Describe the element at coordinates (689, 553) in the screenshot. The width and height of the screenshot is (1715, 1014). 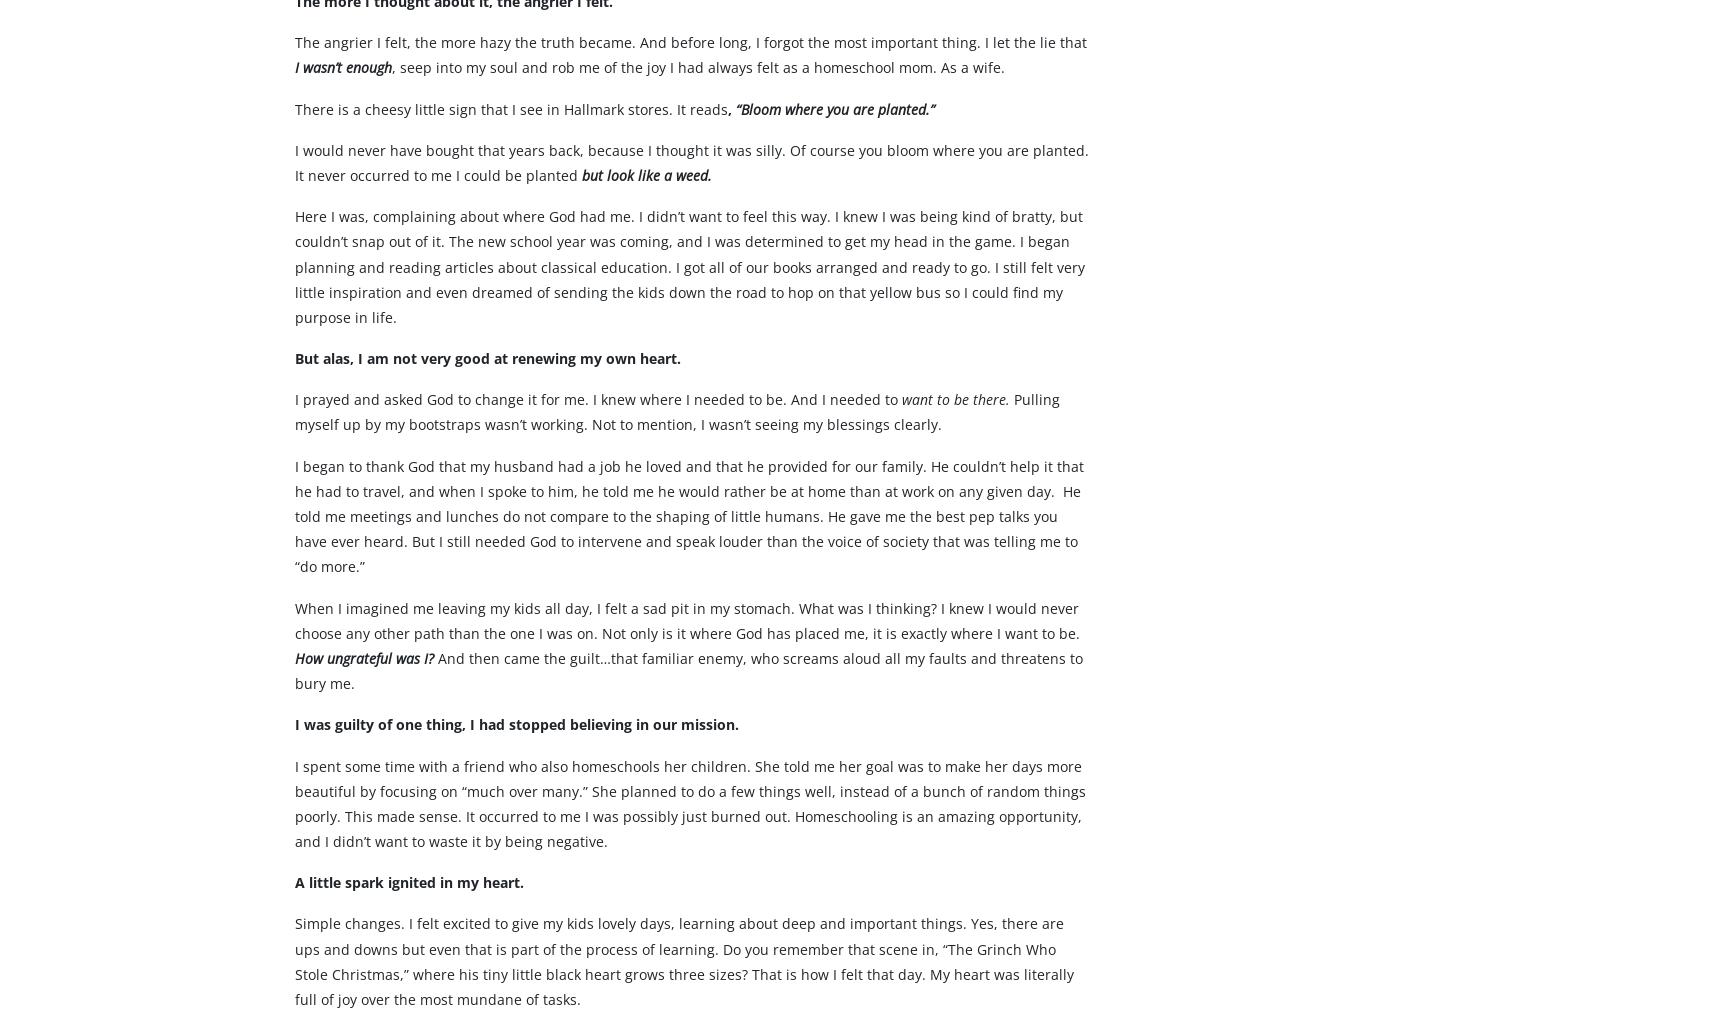
I see `'I began to thank God that my husband had a job he loved and that he provided for our family. He couldn’t help it that he had to travel, and when I spoke to him, he told me he would rather be at home than at work on any given day.  He told me meetings and lunches do not compare to the shaping of little humans. He gave me the best pep talks you have ever heard. But I still needed God to intervene and speak louder than the voice of society that was telling me to “do more.”'` at that location.